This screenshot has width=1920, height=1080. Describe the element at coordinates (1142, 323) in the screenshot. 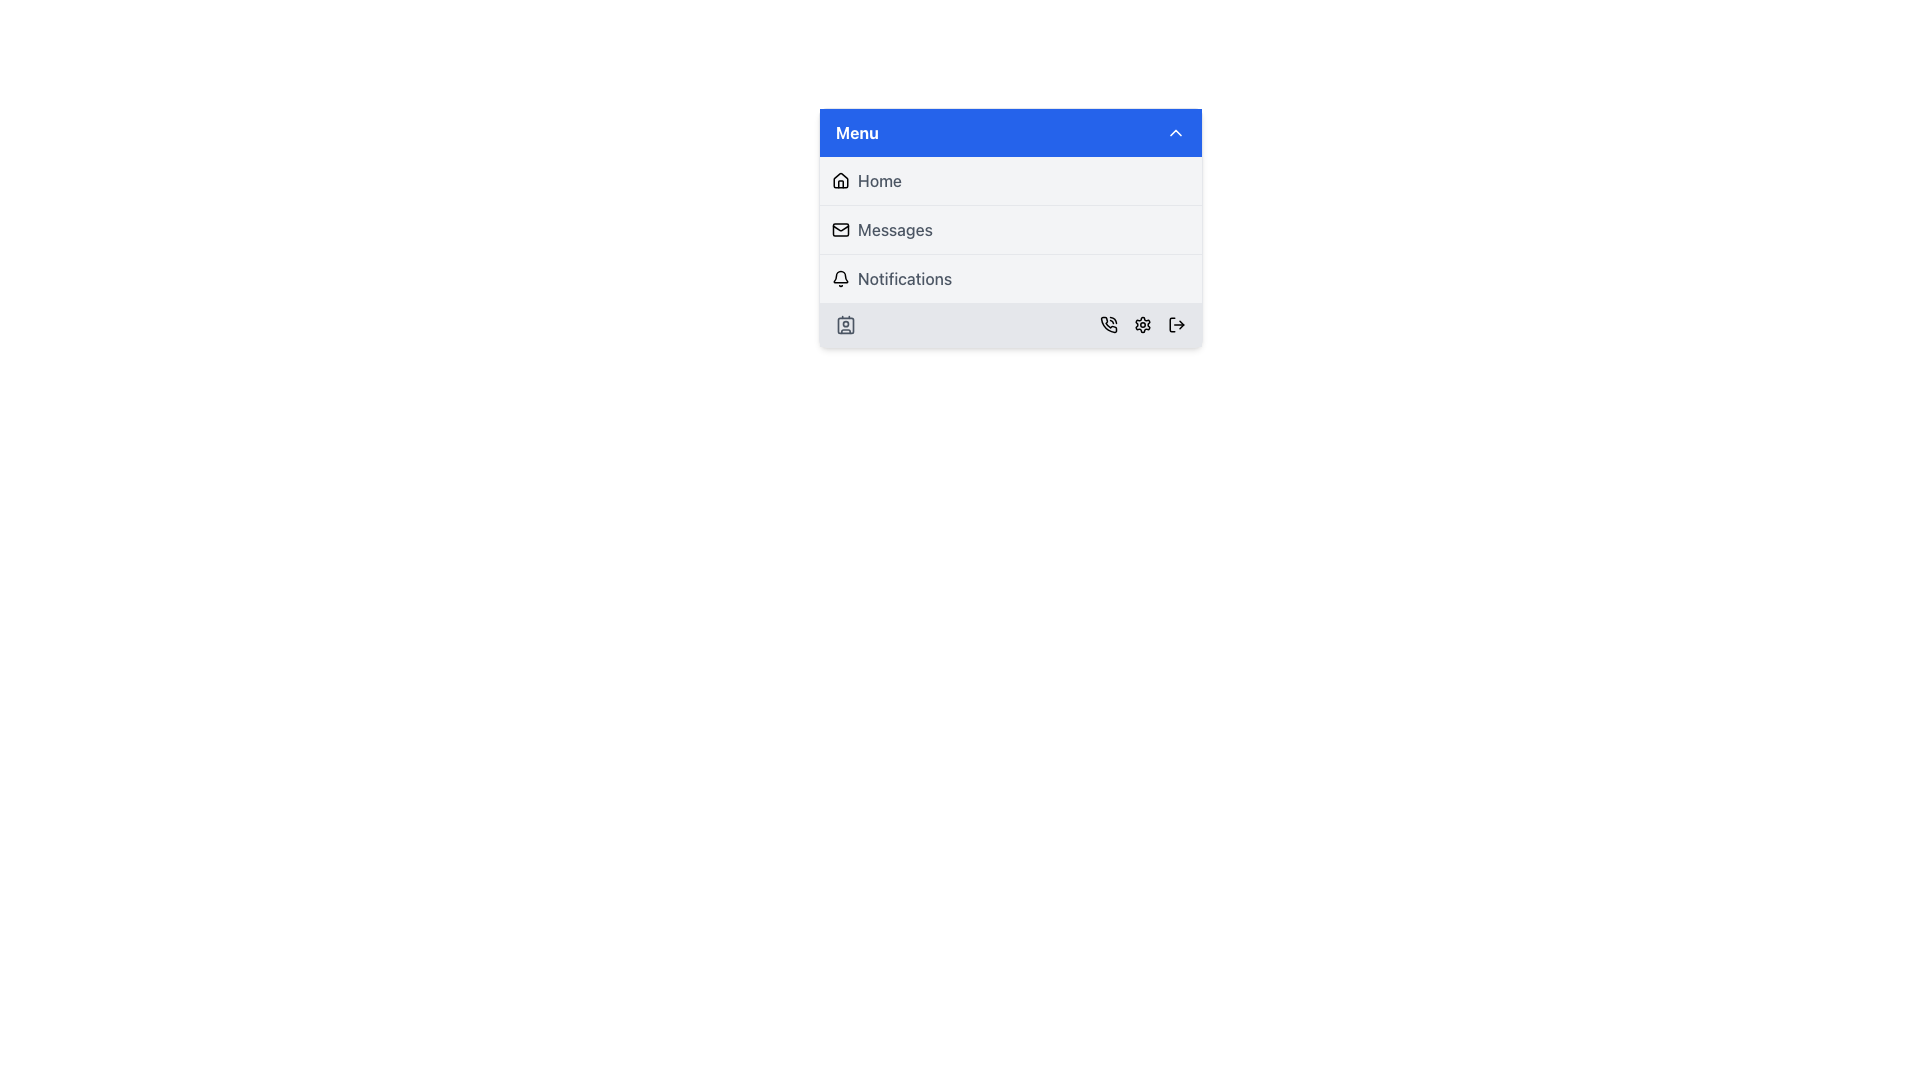

I see `the second-to-last icon` at that location.